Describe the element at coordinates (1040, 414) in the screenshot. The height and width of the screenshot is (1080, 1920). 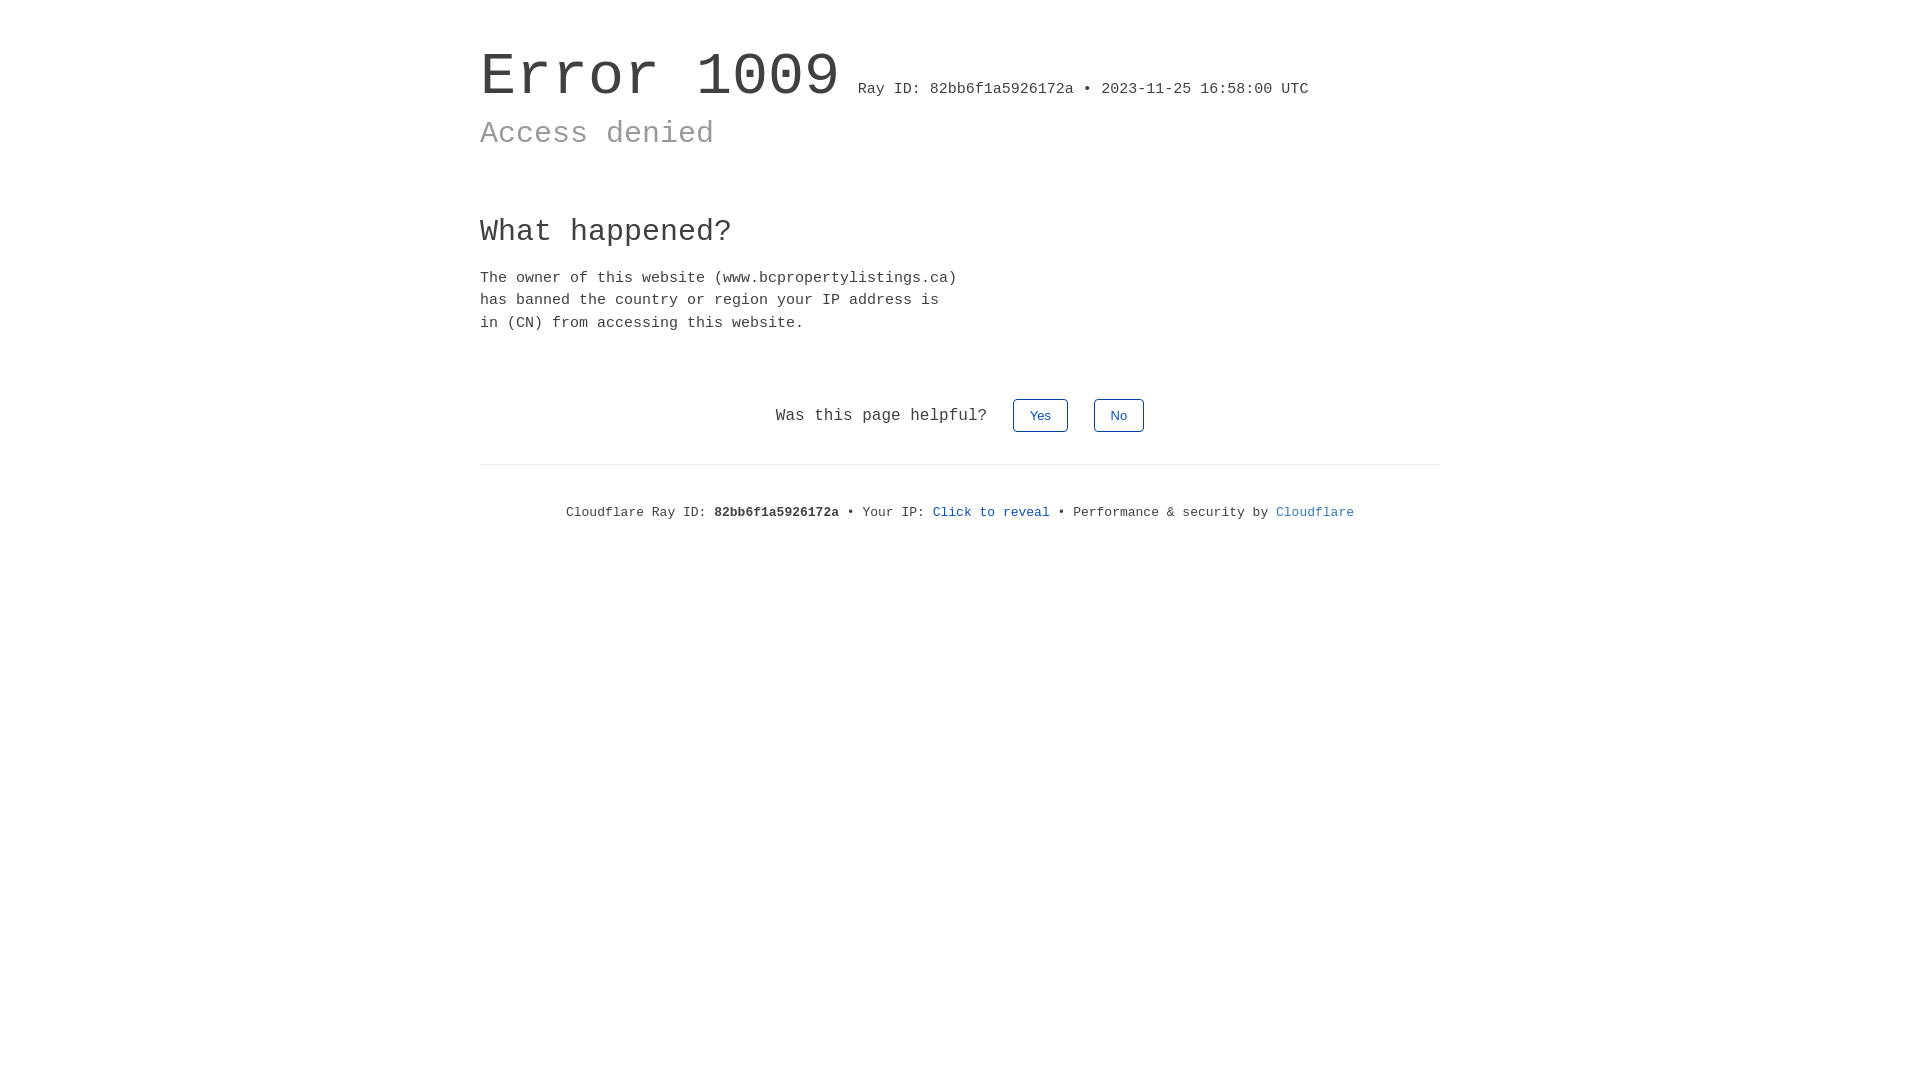
I see `'Yes'` at that location.